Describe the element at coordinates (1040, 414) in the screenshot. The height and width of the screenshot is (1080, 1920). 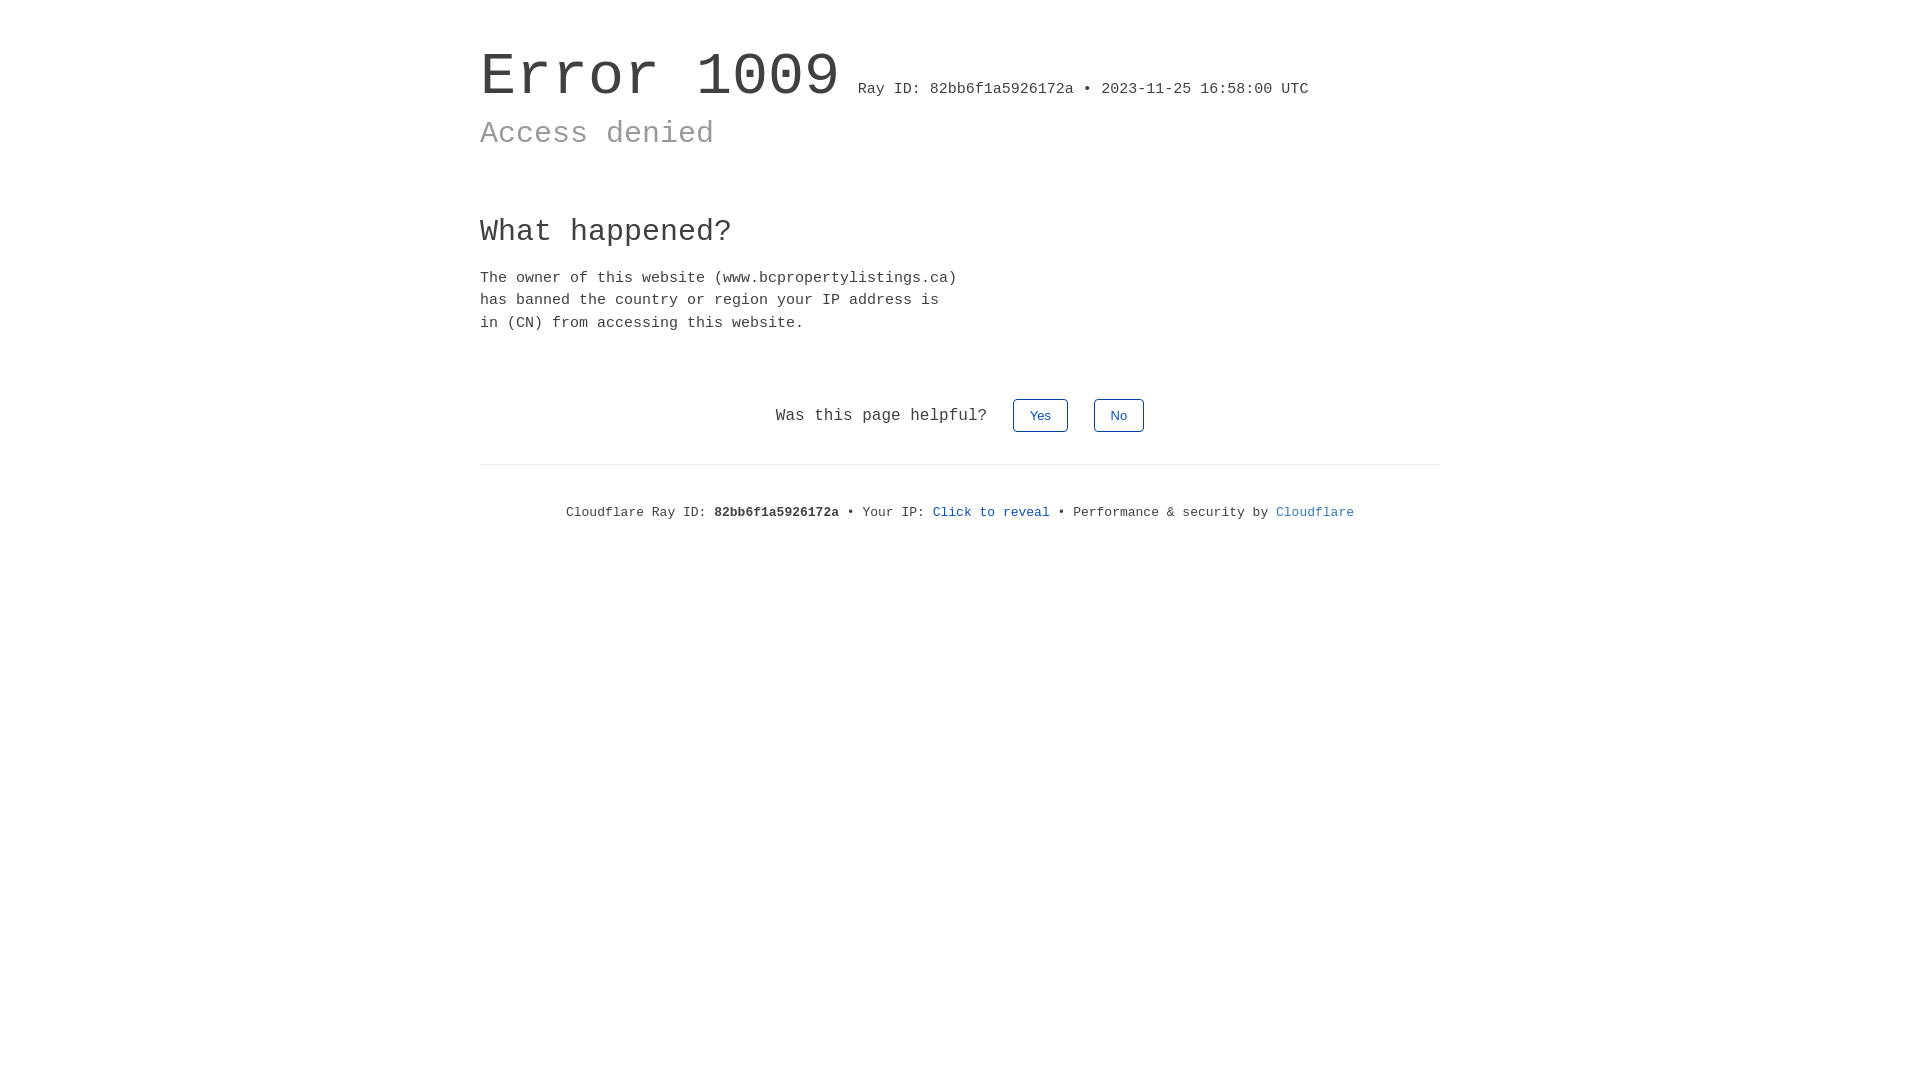
I see `'Yes'` at that location.